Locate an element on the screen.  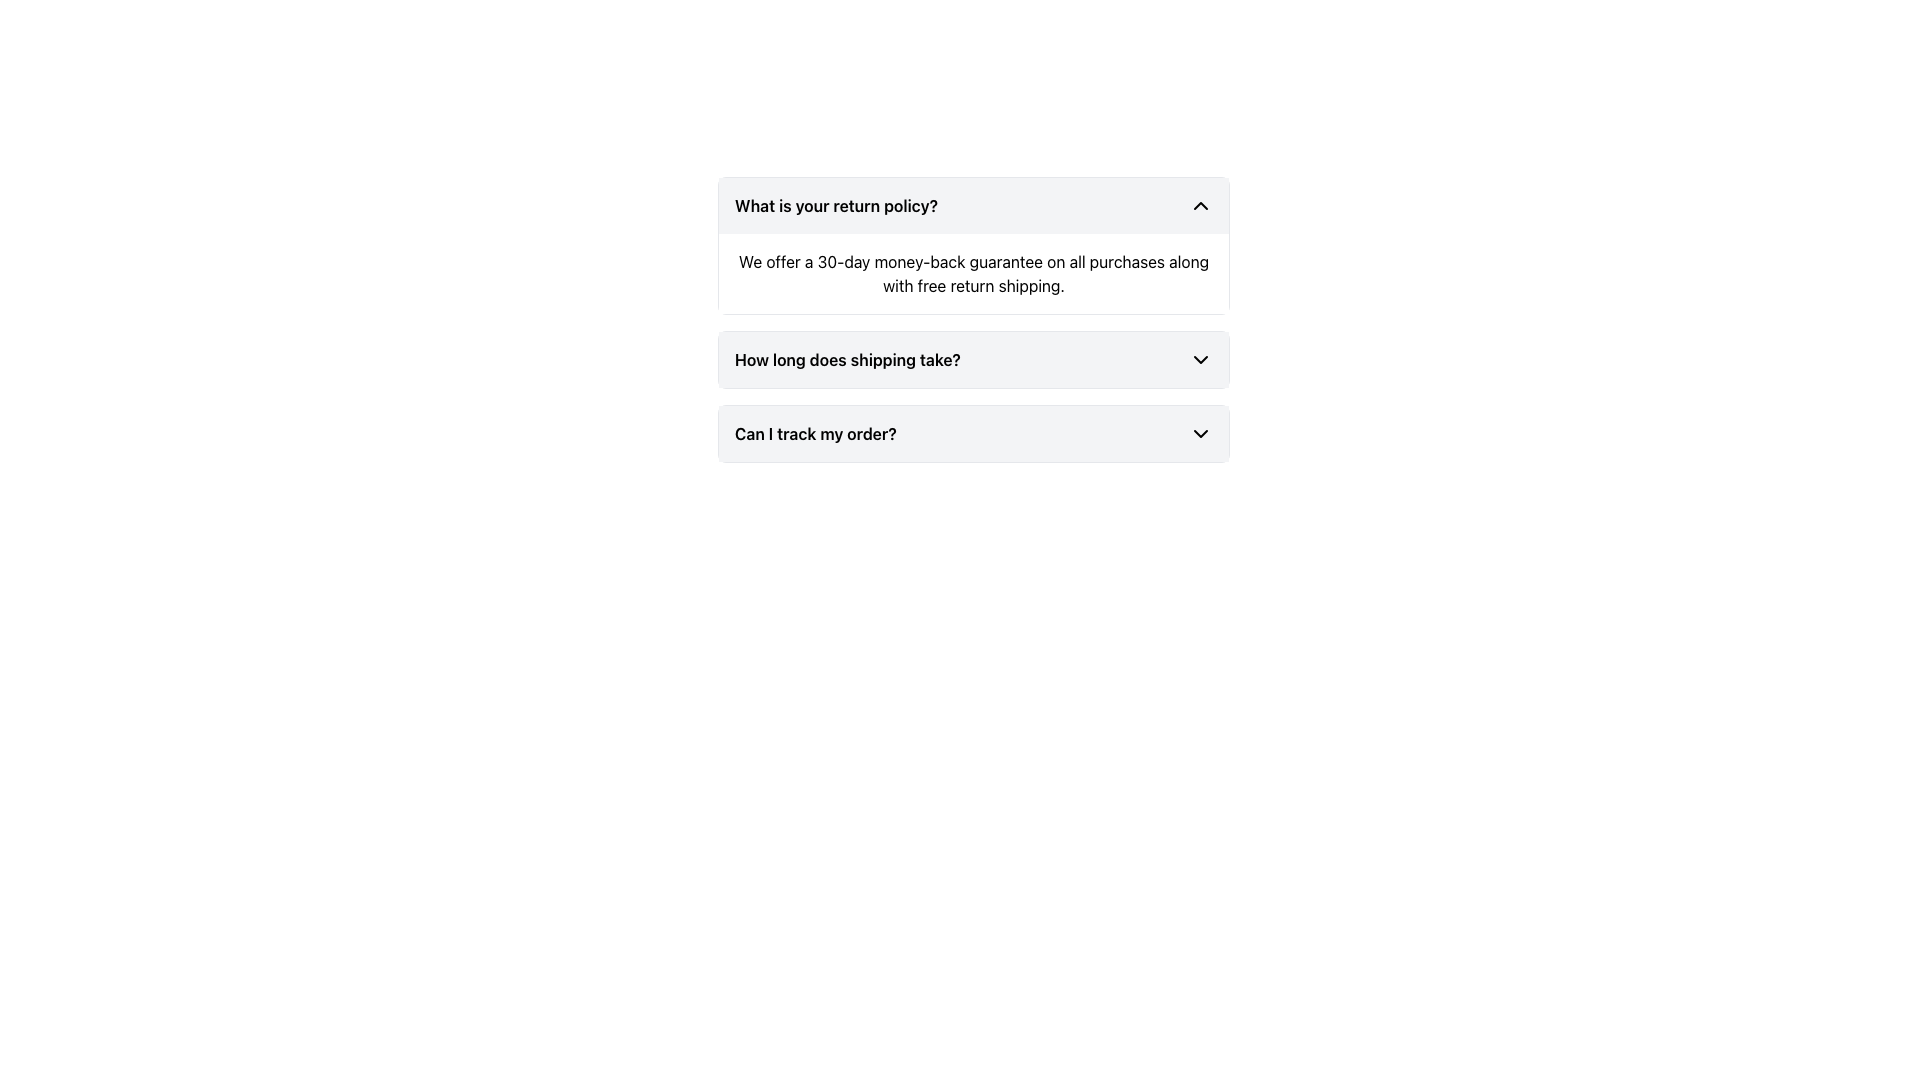
the text block containing the statement 'We offer a 30-day money-back guarantee on all purchases along with free return shipping.' which is located beneath the gray header 'What is your return policy?' is located at coordinates (974, 273).